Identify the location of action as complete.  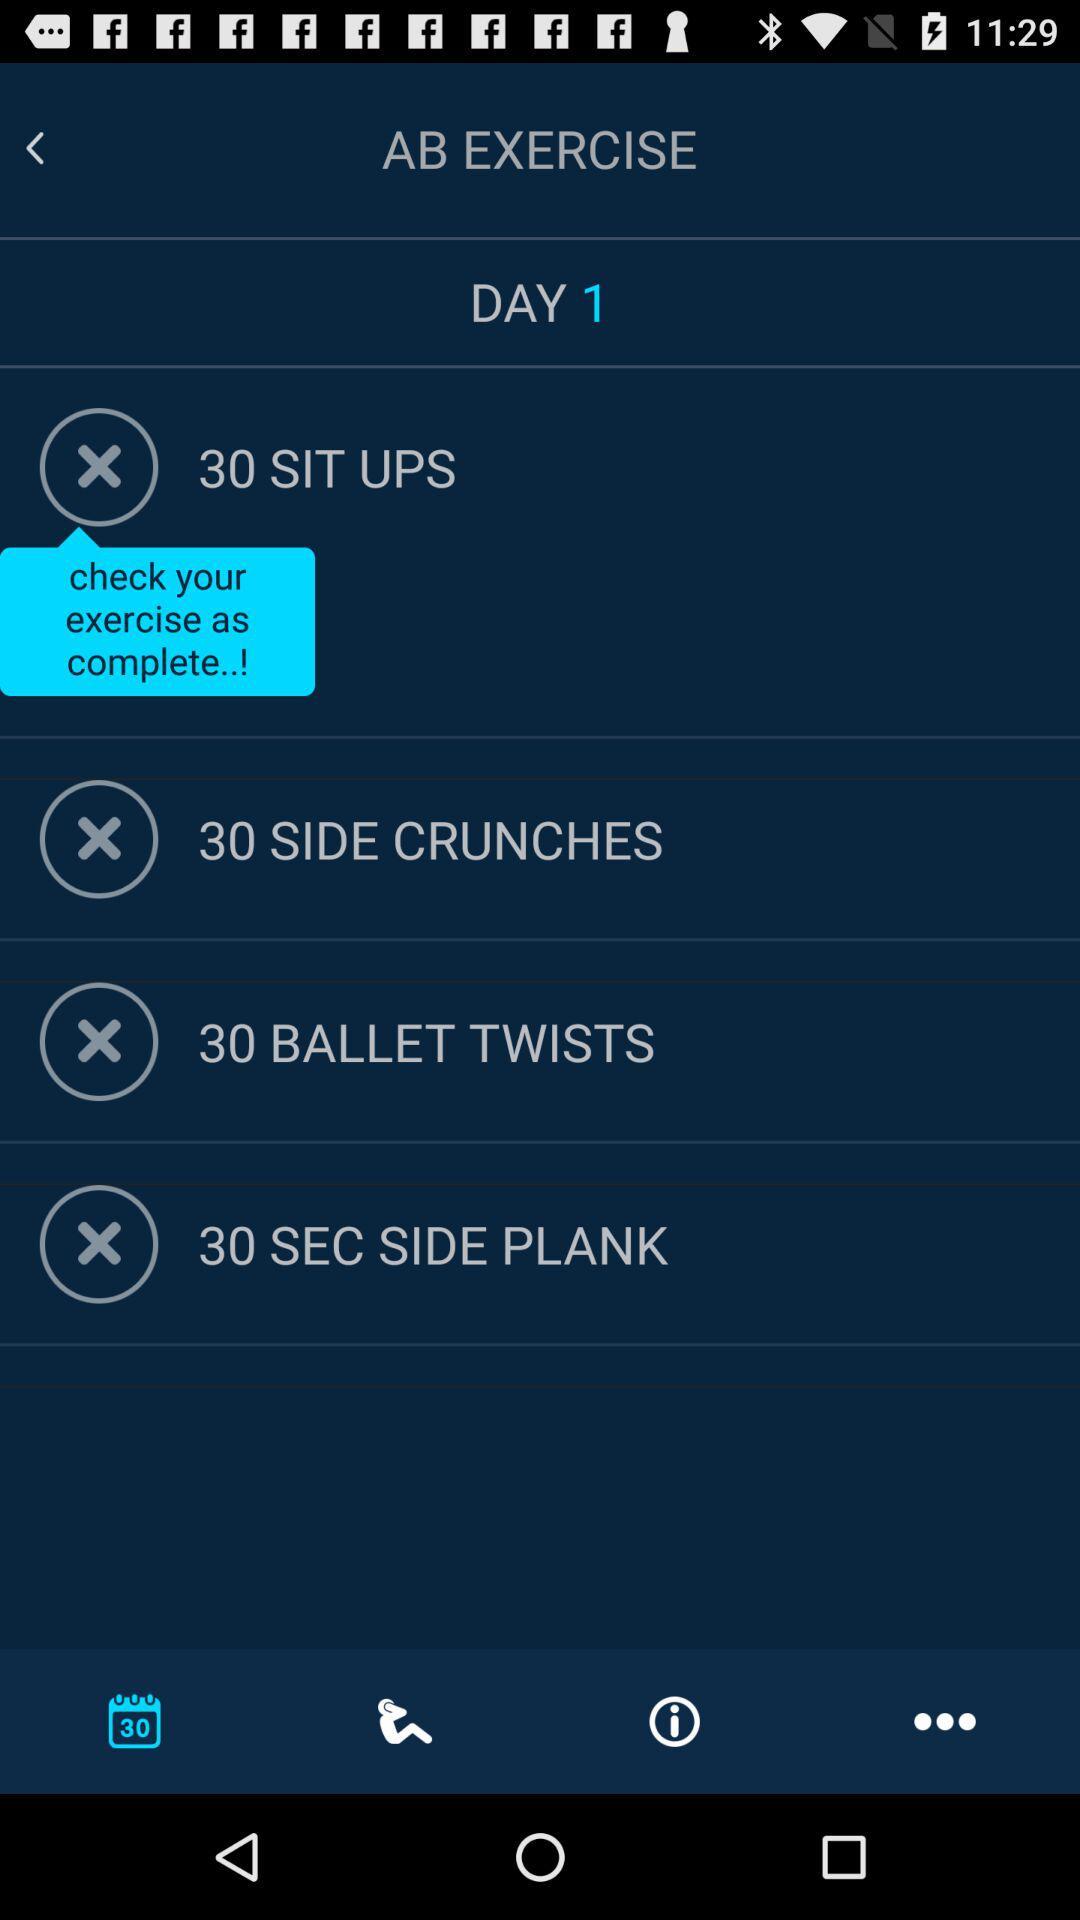
(99, 839).